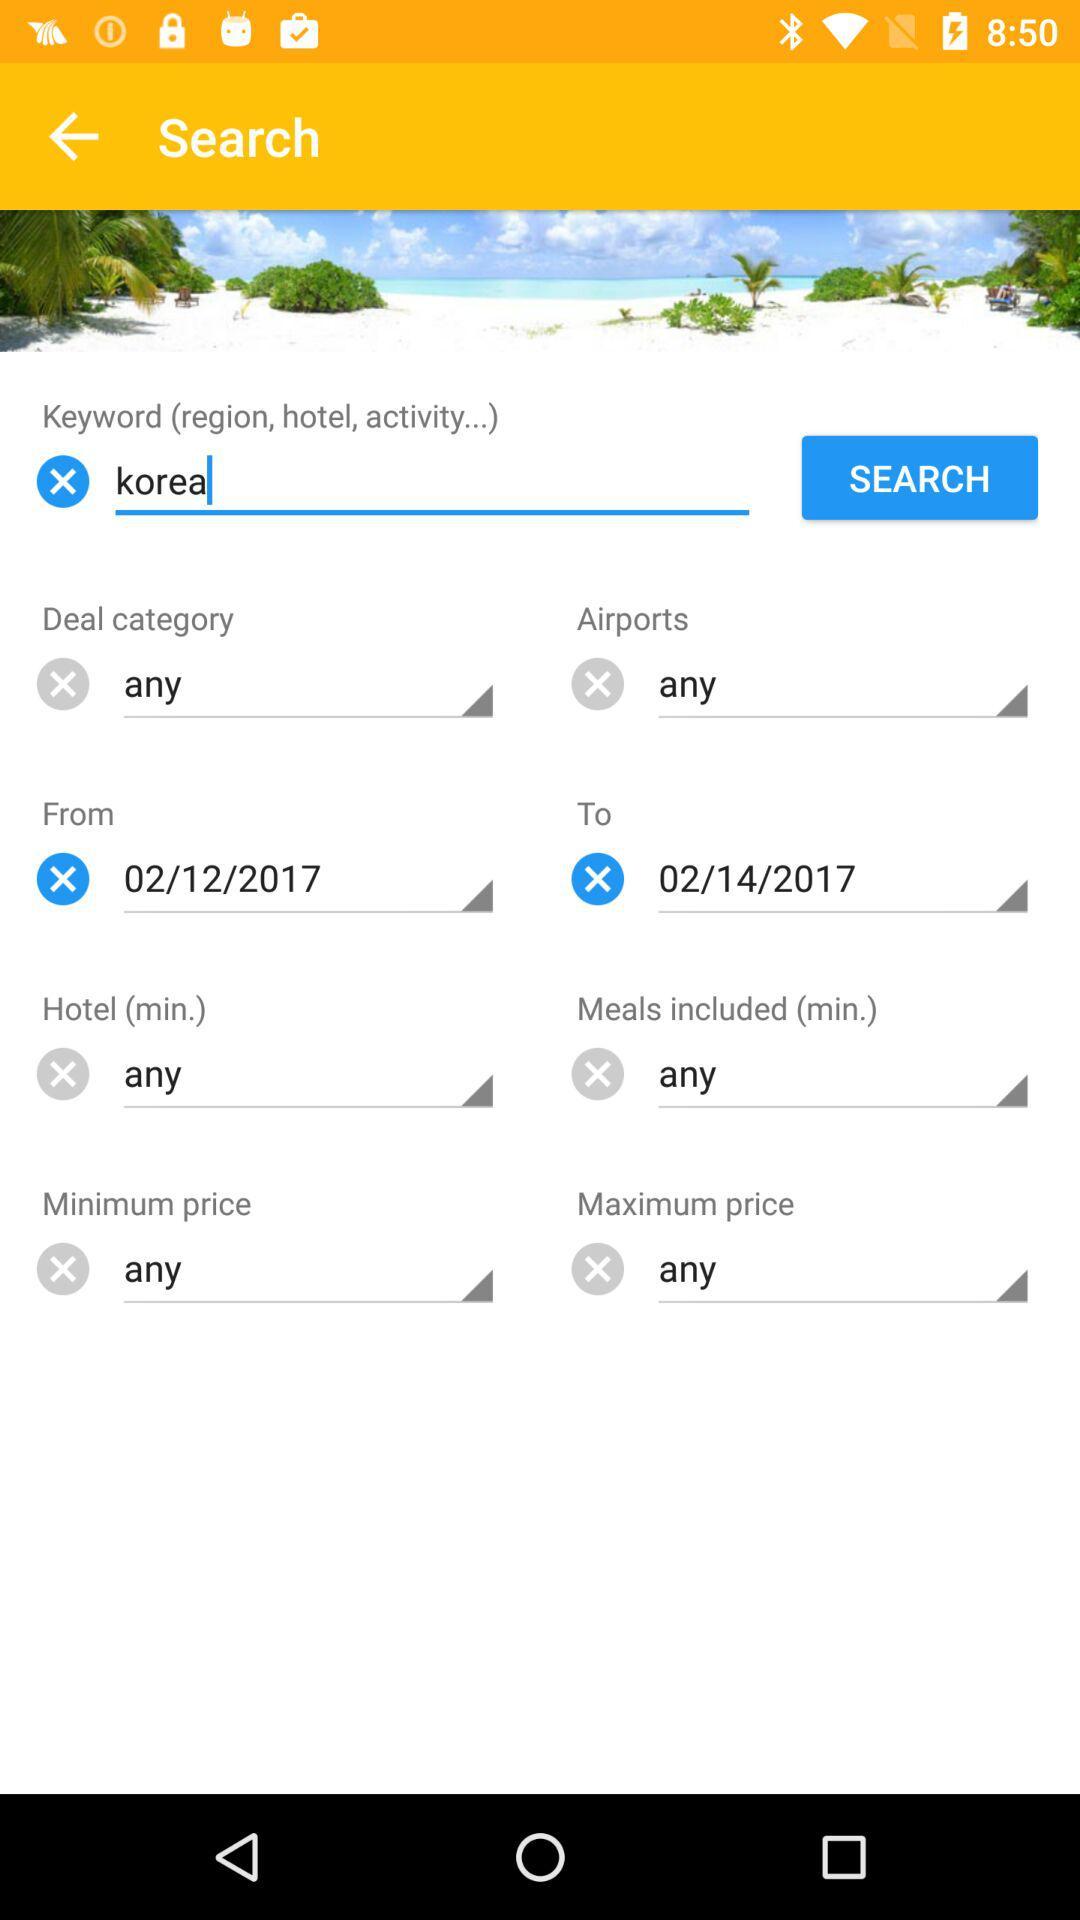  I want to click on the close icon, so click(596, 1267).